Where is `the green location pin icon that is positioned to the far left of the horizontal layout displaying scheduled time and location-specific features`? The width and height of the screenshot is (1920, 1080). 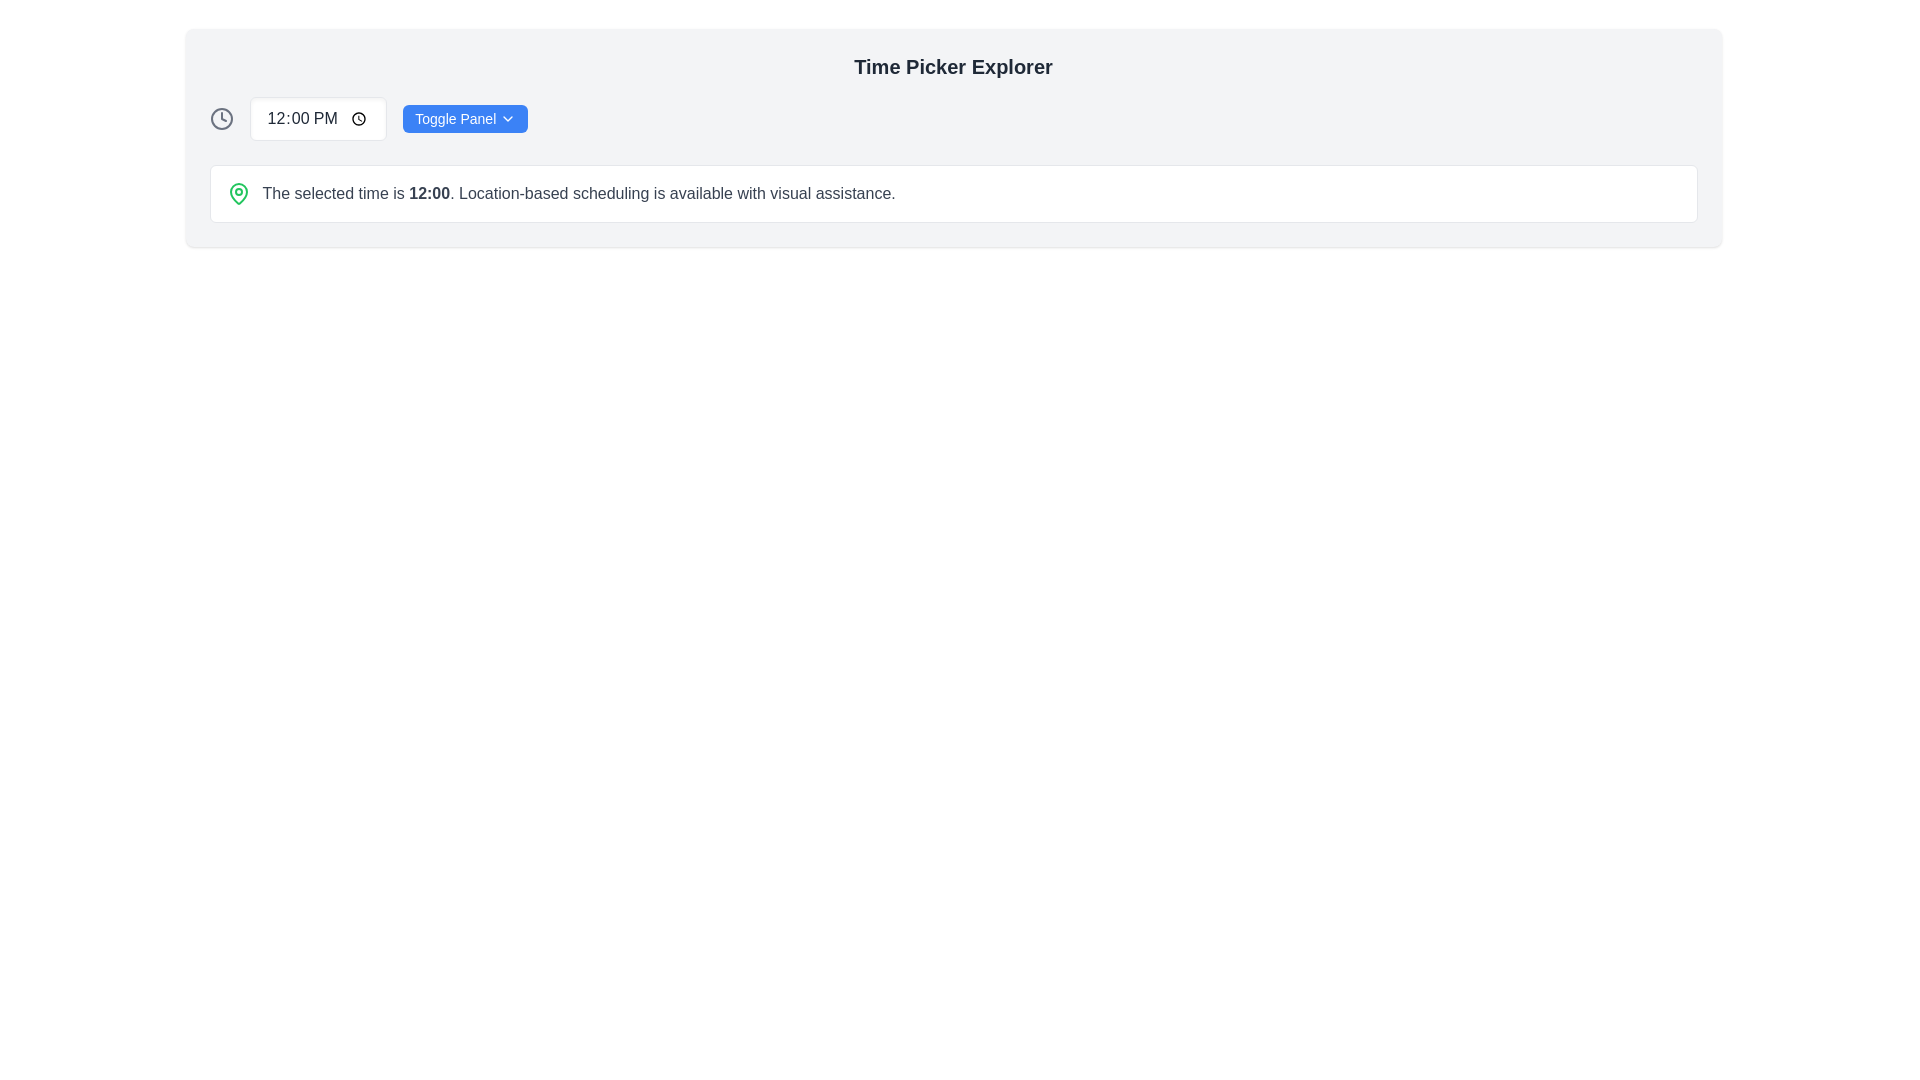
the green location pin icon that is positioned to the far left of the horizontal layout displaying scheduled time and location-specific features is located at coordinates (238, 193).